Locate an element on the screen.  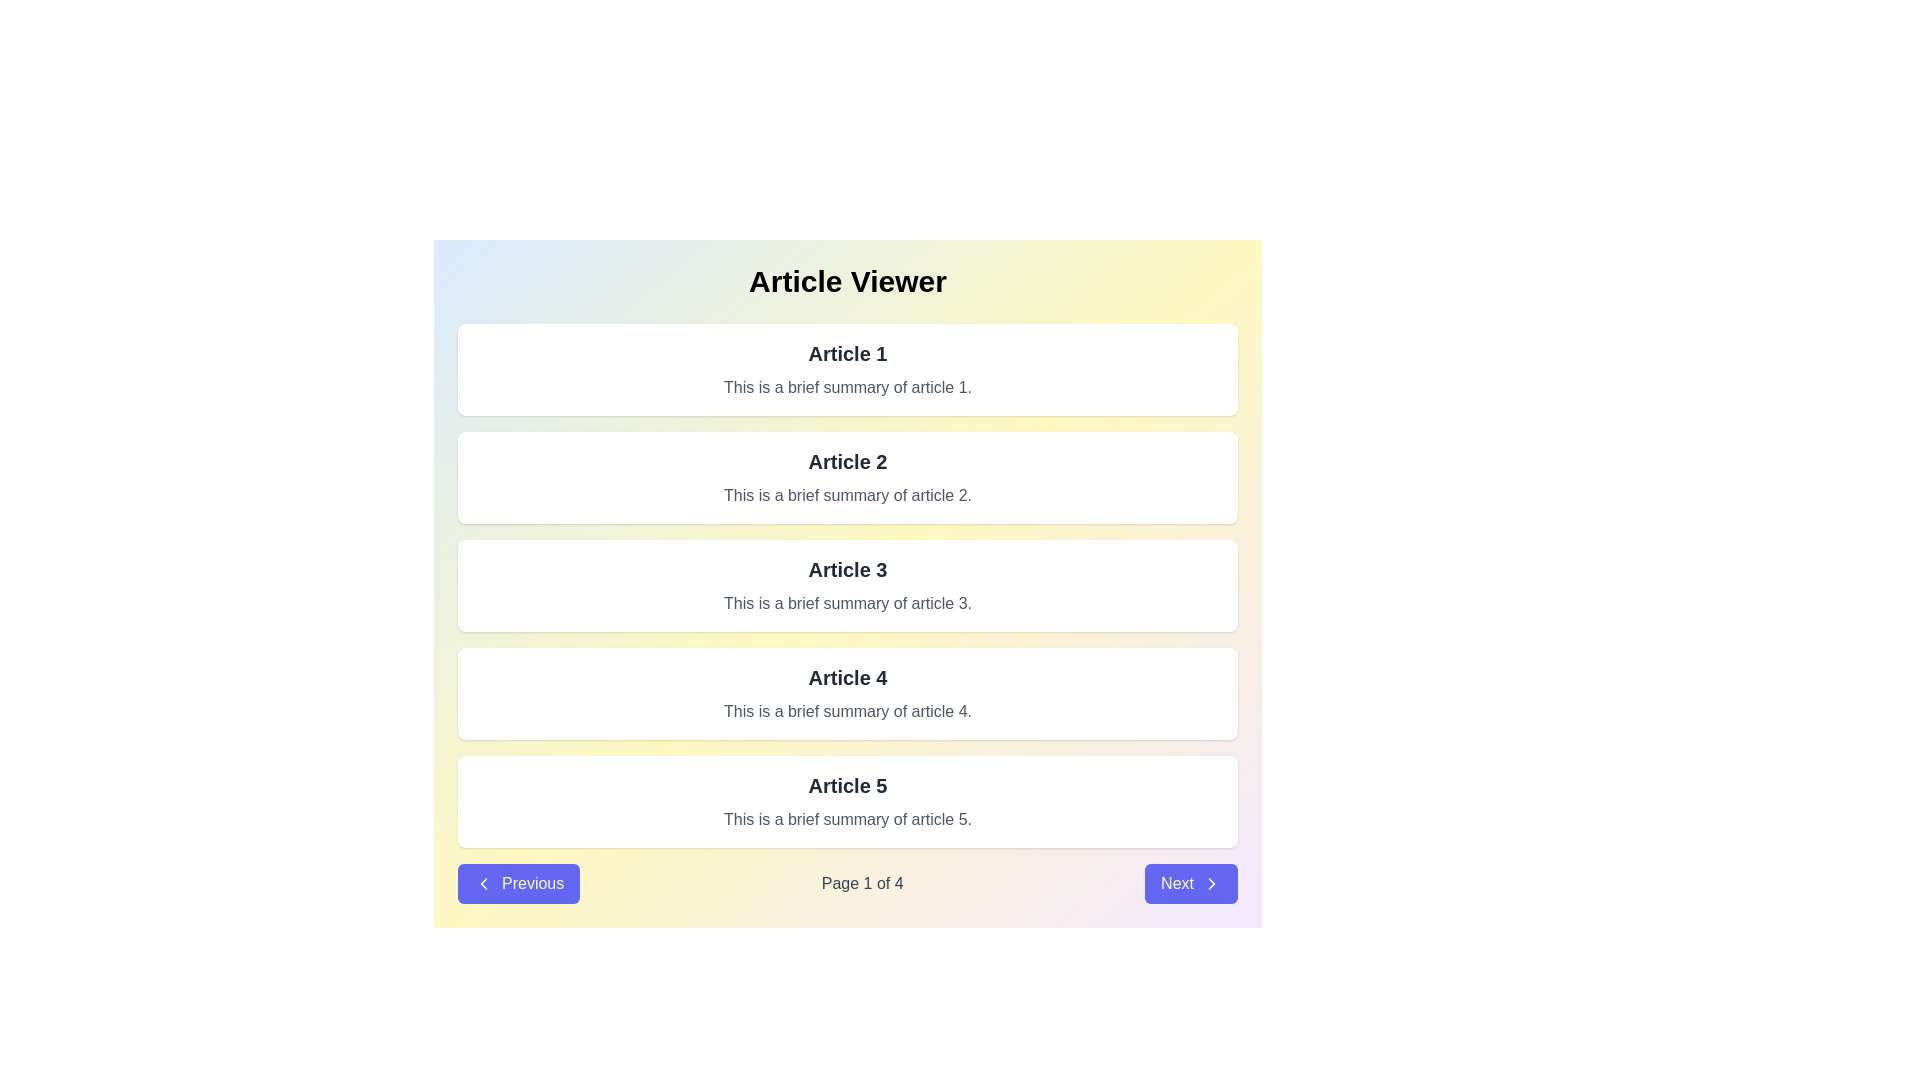
the 'Article 2' text label, which is displayed in a bold font within a white, shadowed rectangular card, centrally positioned in the second card of a vertically arranged list is located at coordinates (848, 462).